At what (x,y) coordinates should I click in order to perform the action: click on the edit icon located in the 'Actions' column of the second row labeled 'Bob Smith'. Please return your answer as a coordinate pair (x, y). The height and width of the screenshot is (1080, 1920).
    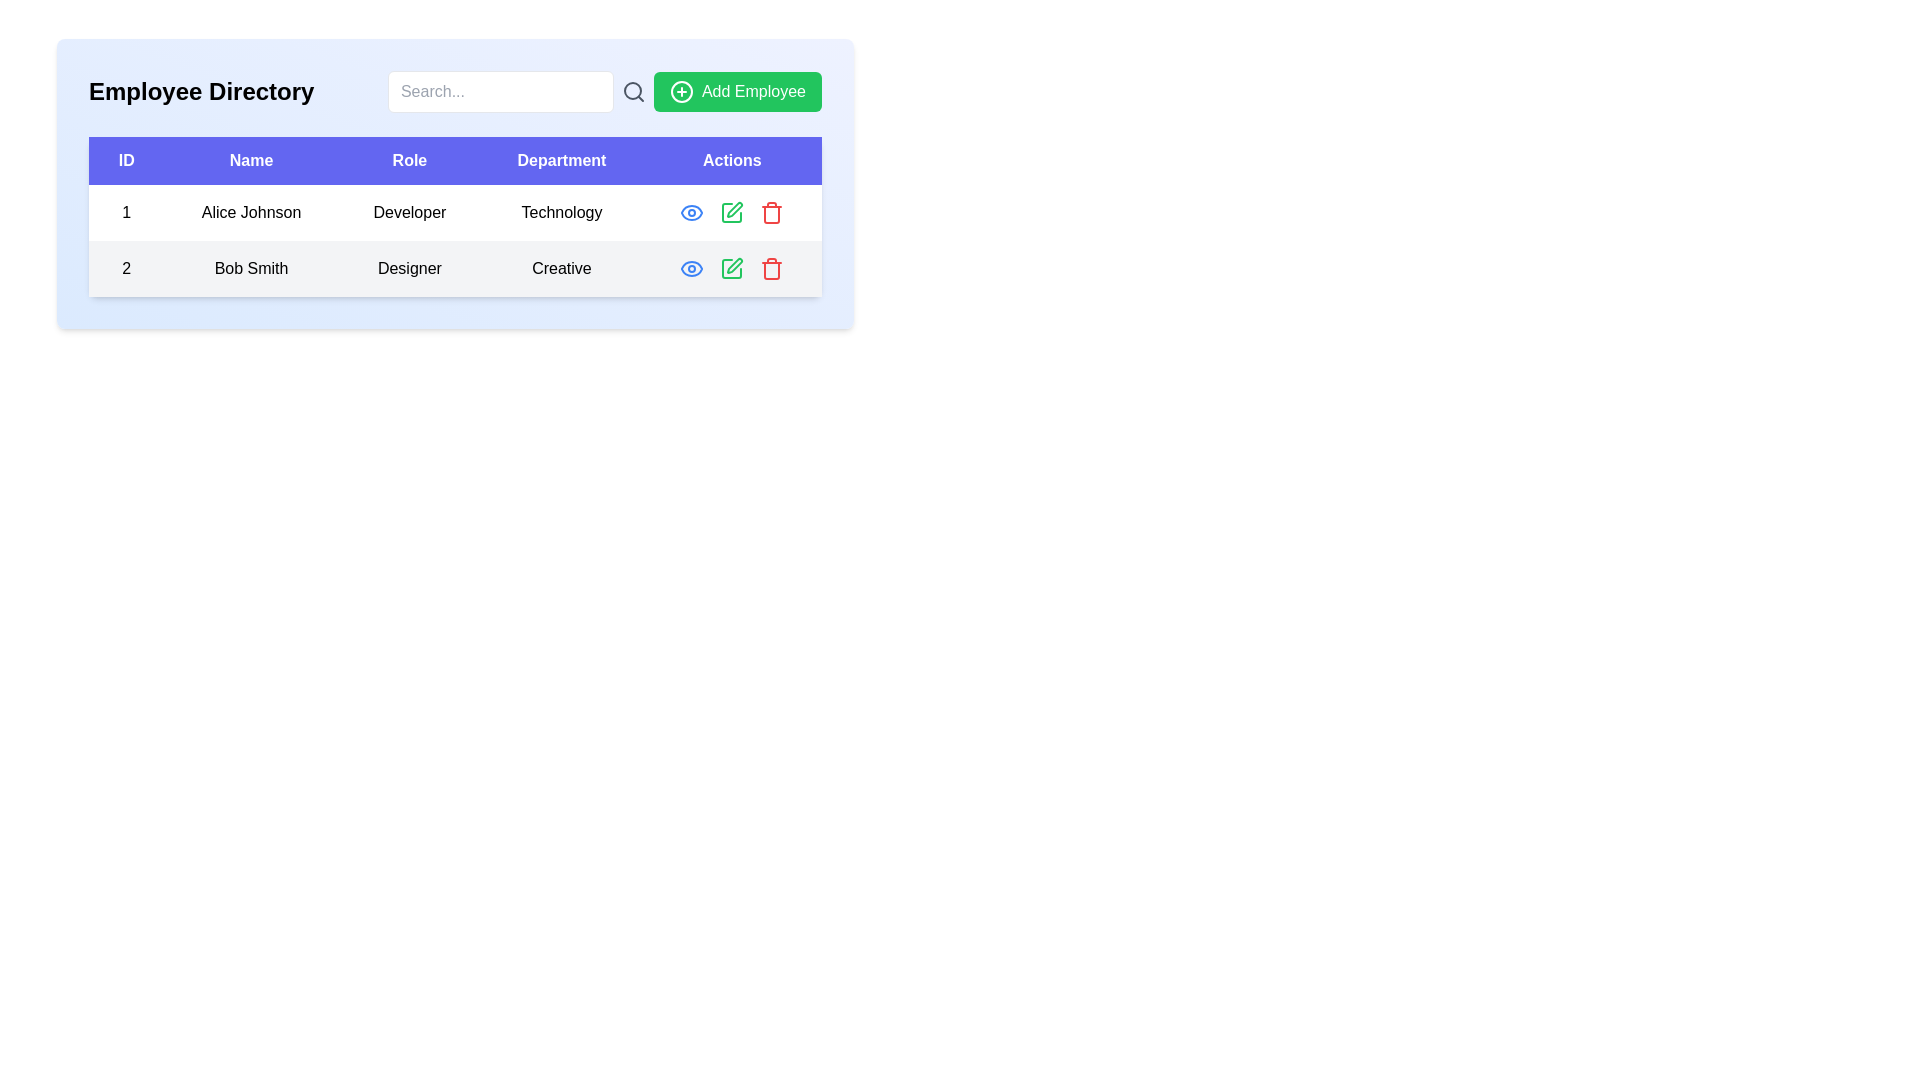
    Looking at the image, I should click on (734, 209).